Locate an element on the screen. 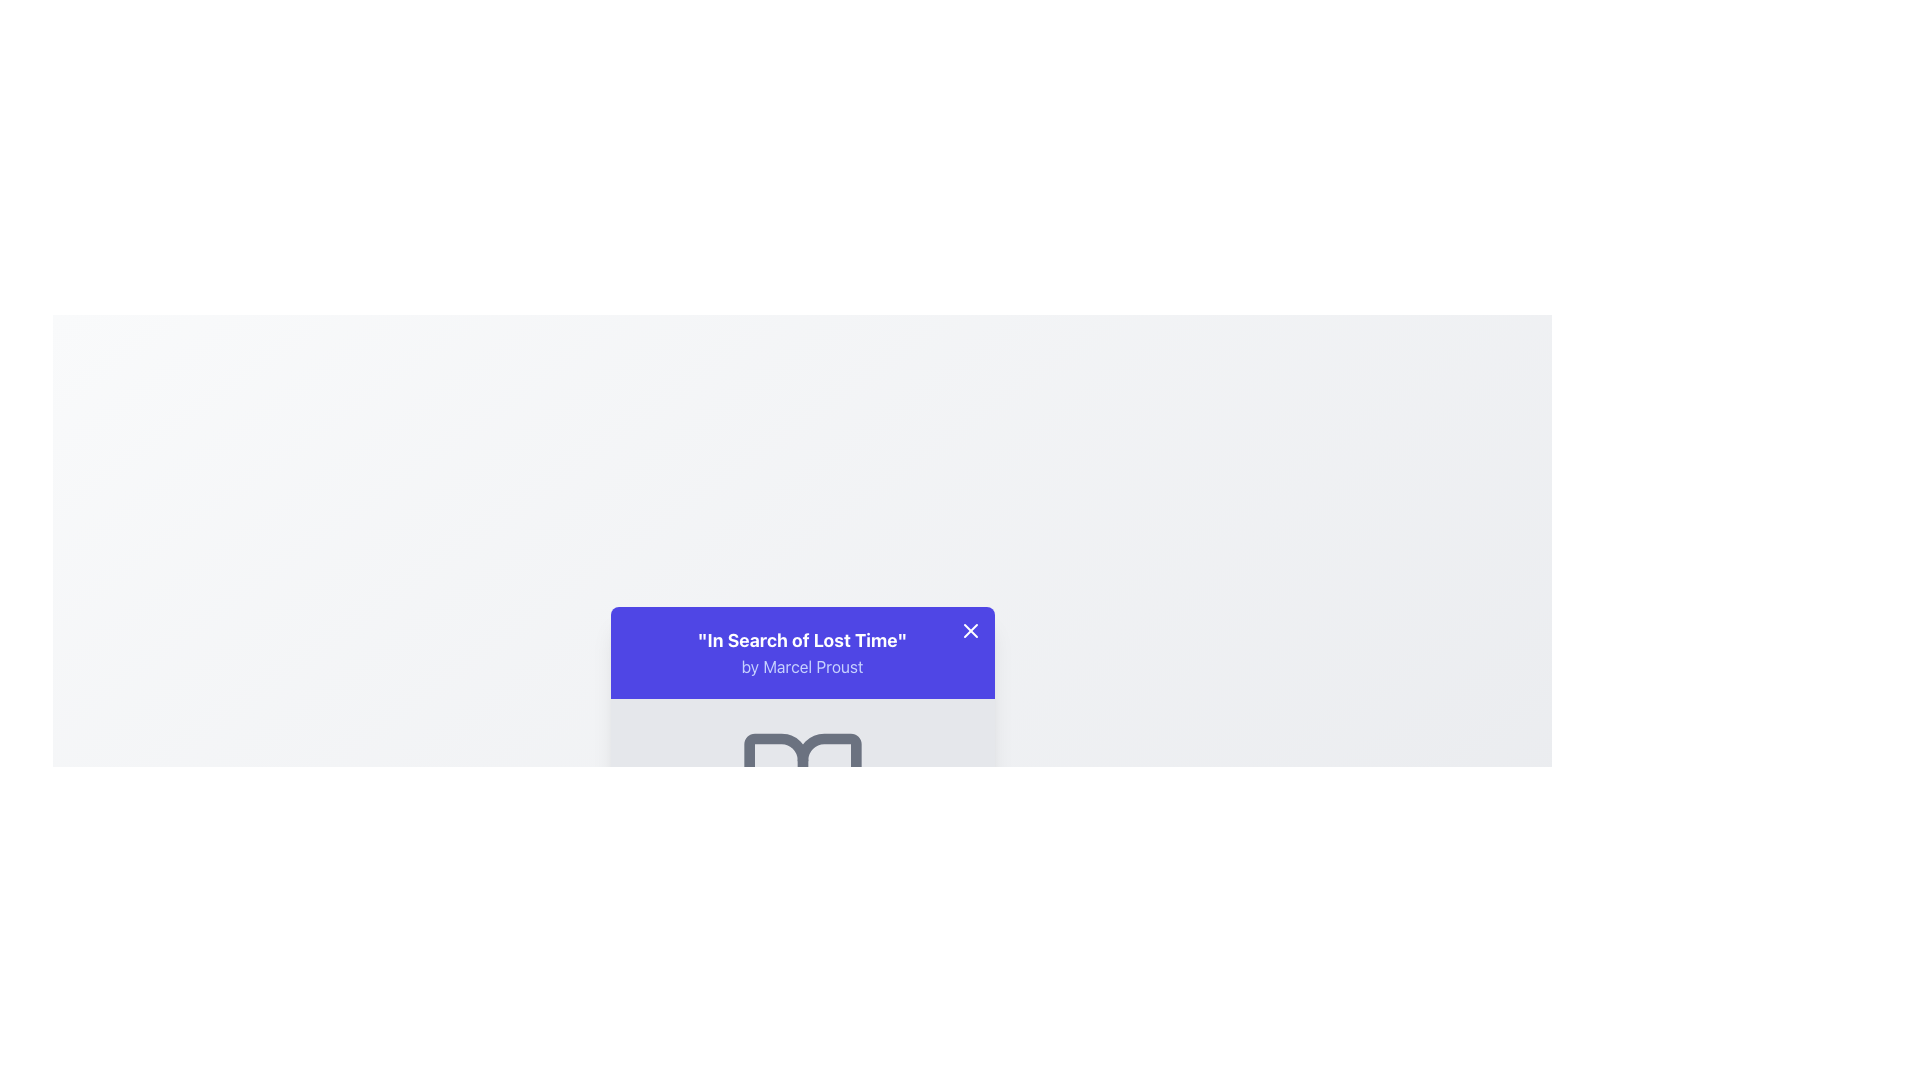  the backslash icon within the SVG that represents a closure or deletion action, located on the upper right of the blue banner containing the text 'In Search of Lost Time' is located at coordinates (970, 631).